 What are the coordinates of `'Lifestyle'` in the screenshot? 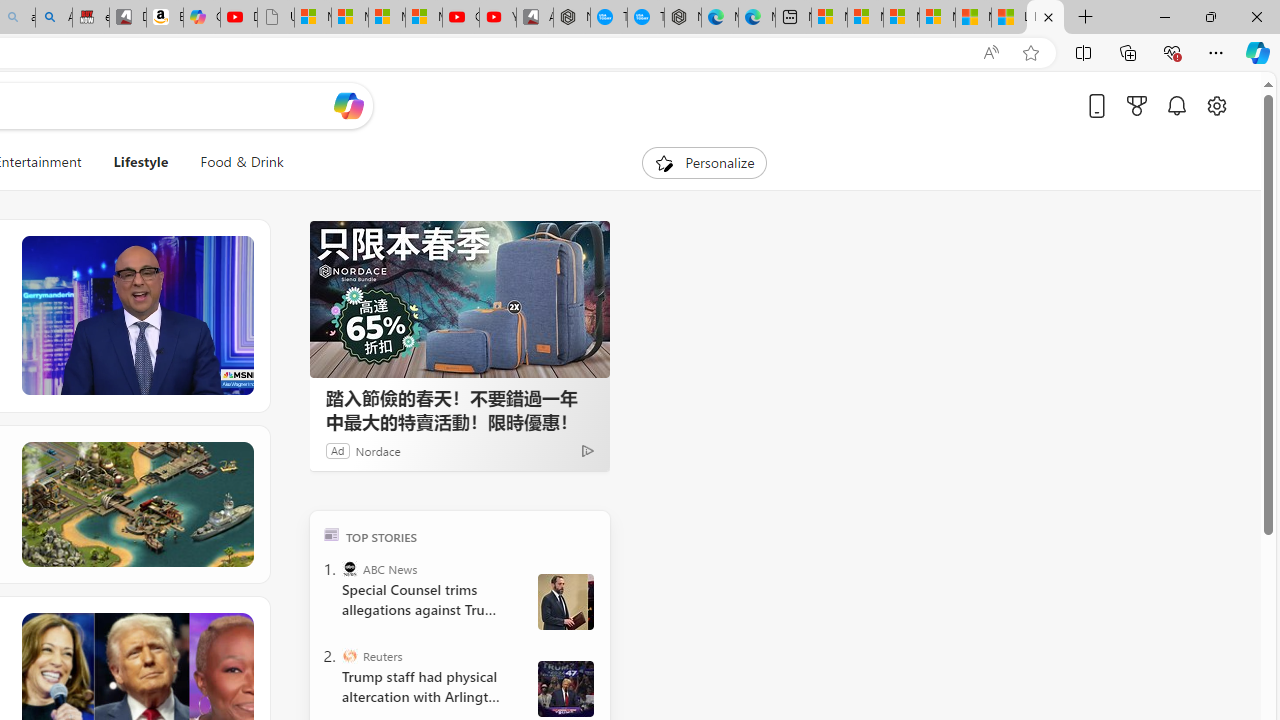 It's located at (139, 162).